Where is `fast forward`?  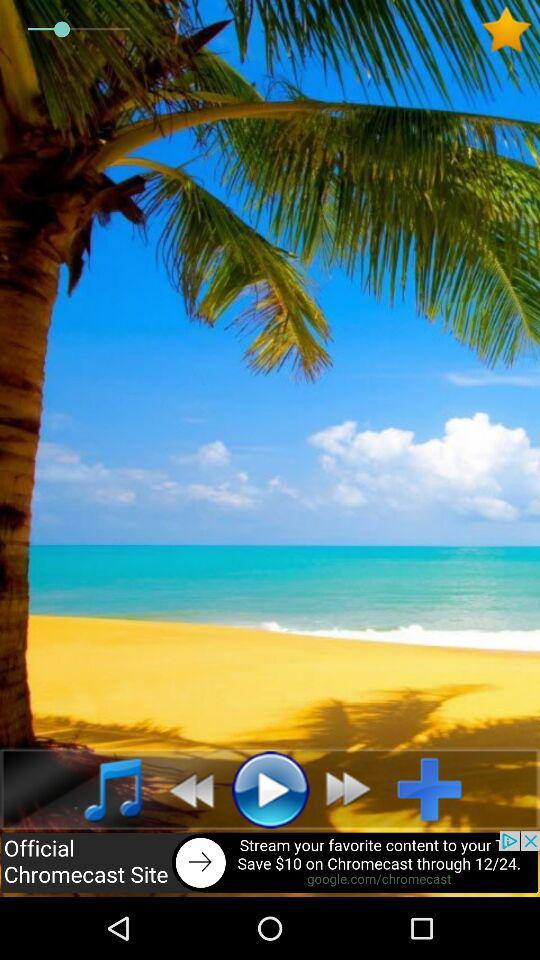 fast forward is located at coordinates (353, 789).